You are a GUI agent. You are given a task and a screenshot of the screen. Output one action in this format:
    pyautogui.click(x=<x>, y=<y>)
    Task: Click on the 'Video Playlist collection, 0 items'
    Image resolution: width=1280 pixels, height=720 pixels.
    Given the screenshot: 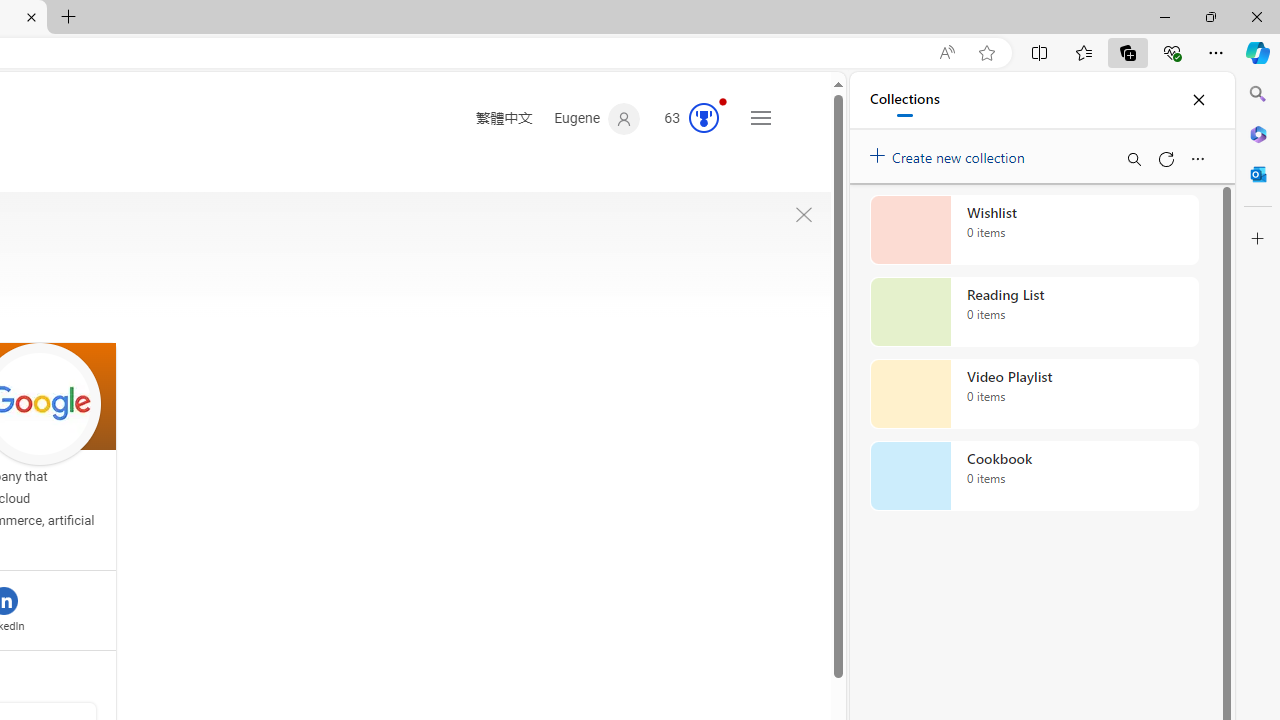 What is the action you would take?
    pyautogui.click(x=1034, y=394)
    